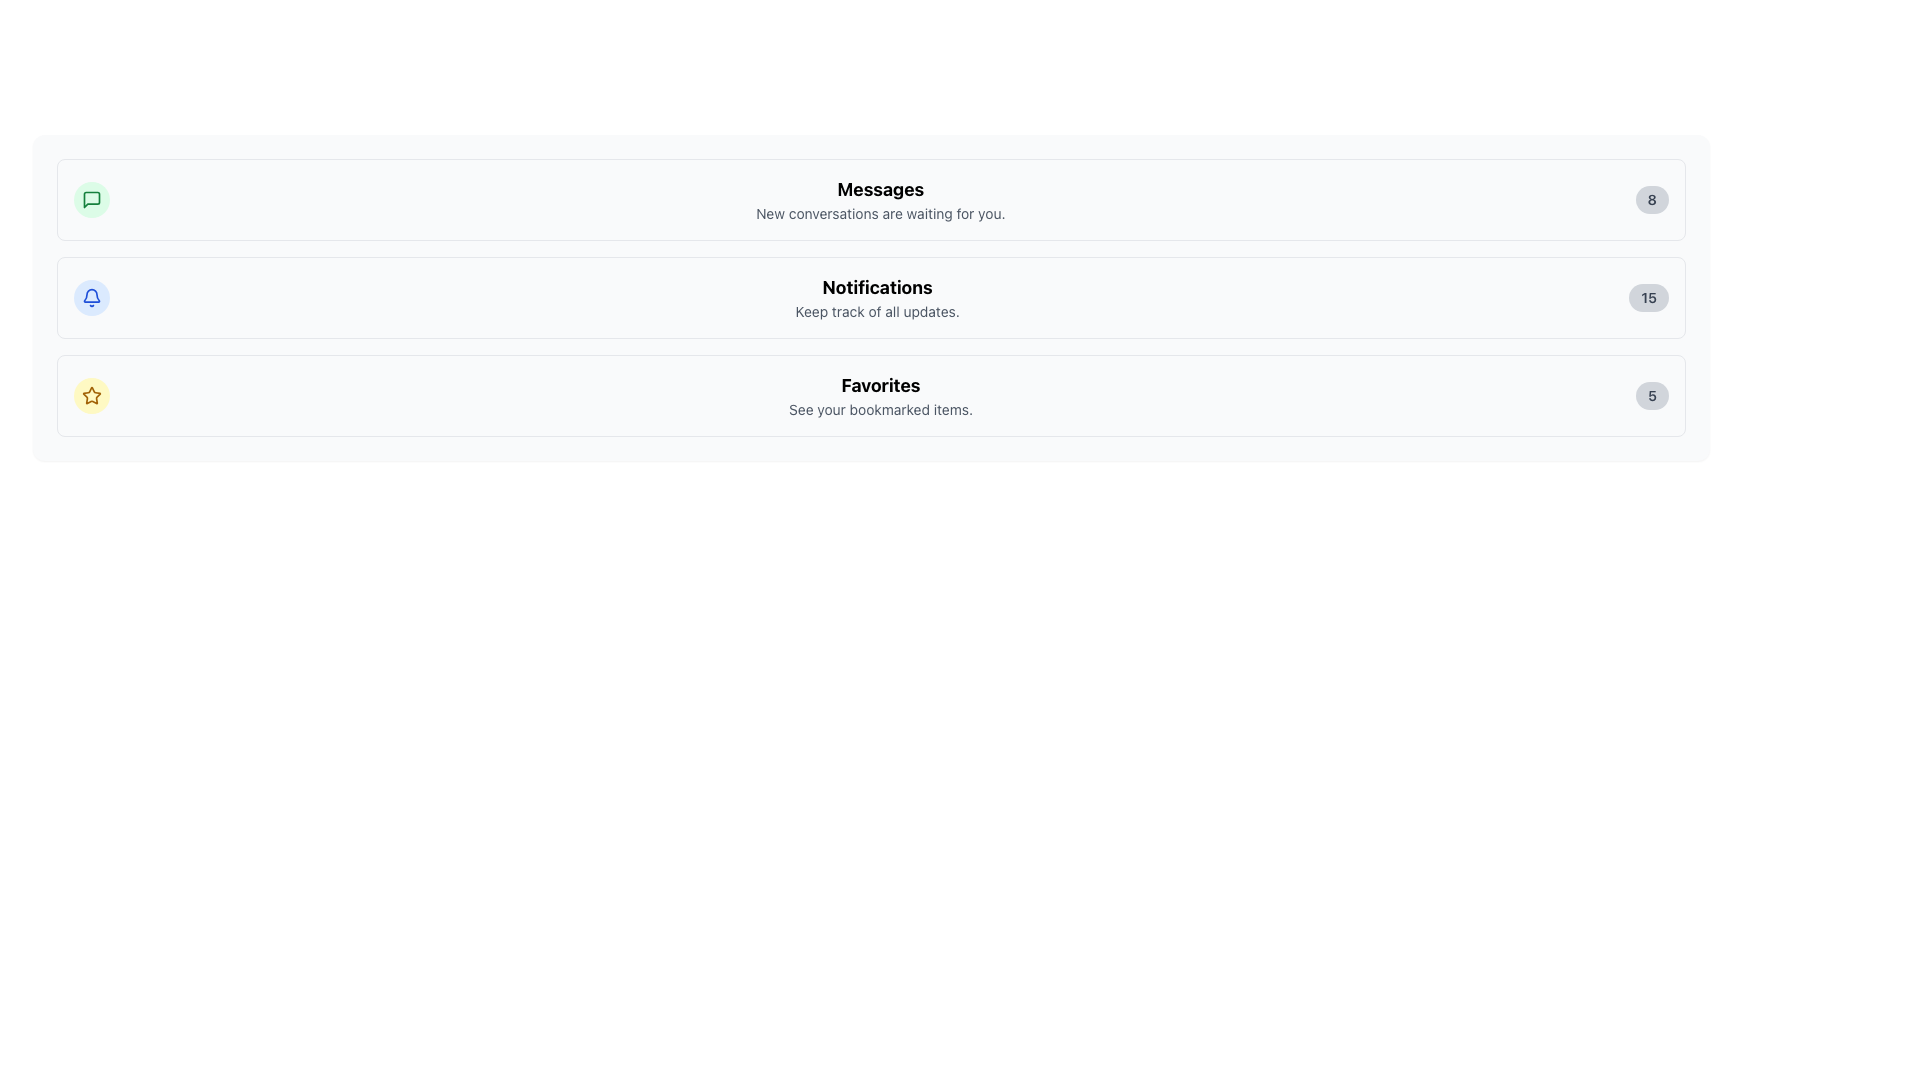 Image resolution: width=1920 pixels, height=1080 pixels. What do you see at coordinates (880, 396) in the screenshot?
I see `text from the 'Favorites' section that consists of a bold title and a description below it, where the title reads 'Favorites' and the description reads 'See your bookmarked items.'` at bounding box center [880, 396].